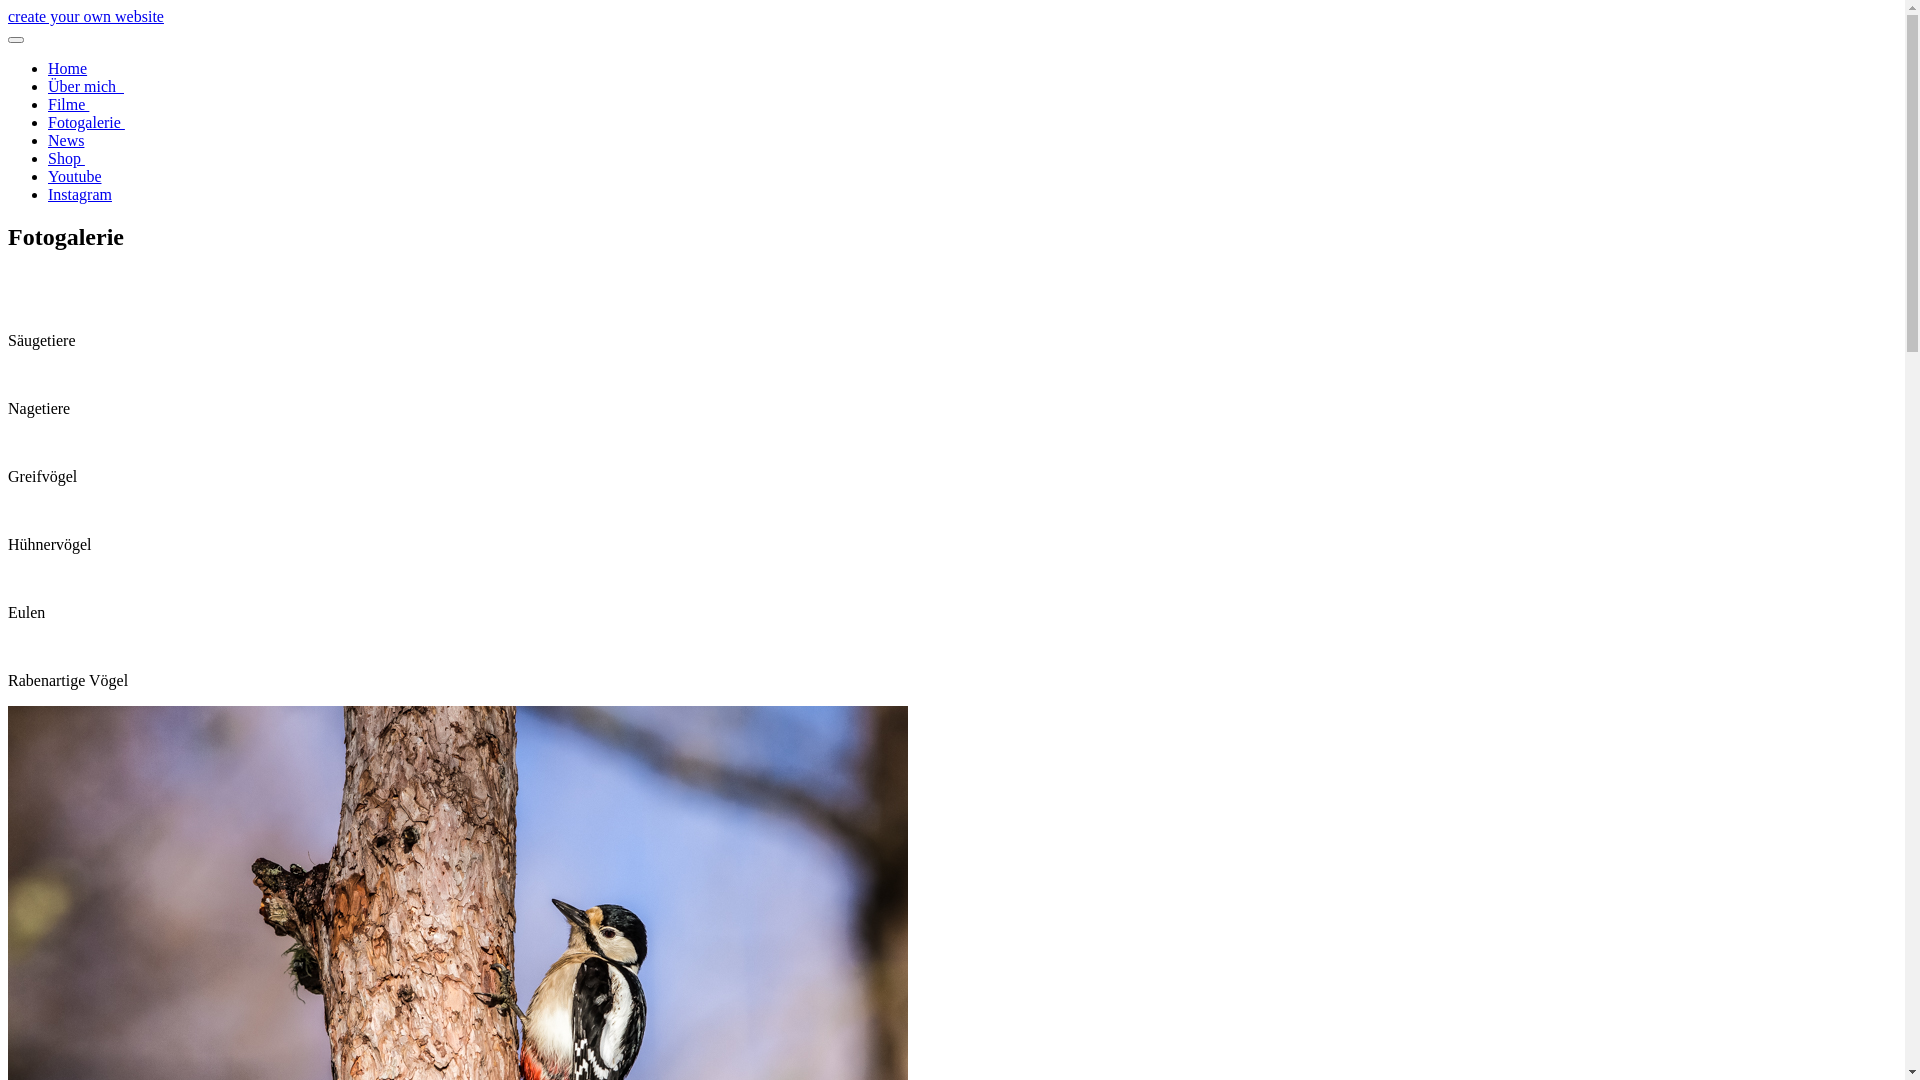  Describe the element at coordinates (80, 194) in the screenshot. I see `'Instagram'` at that location.